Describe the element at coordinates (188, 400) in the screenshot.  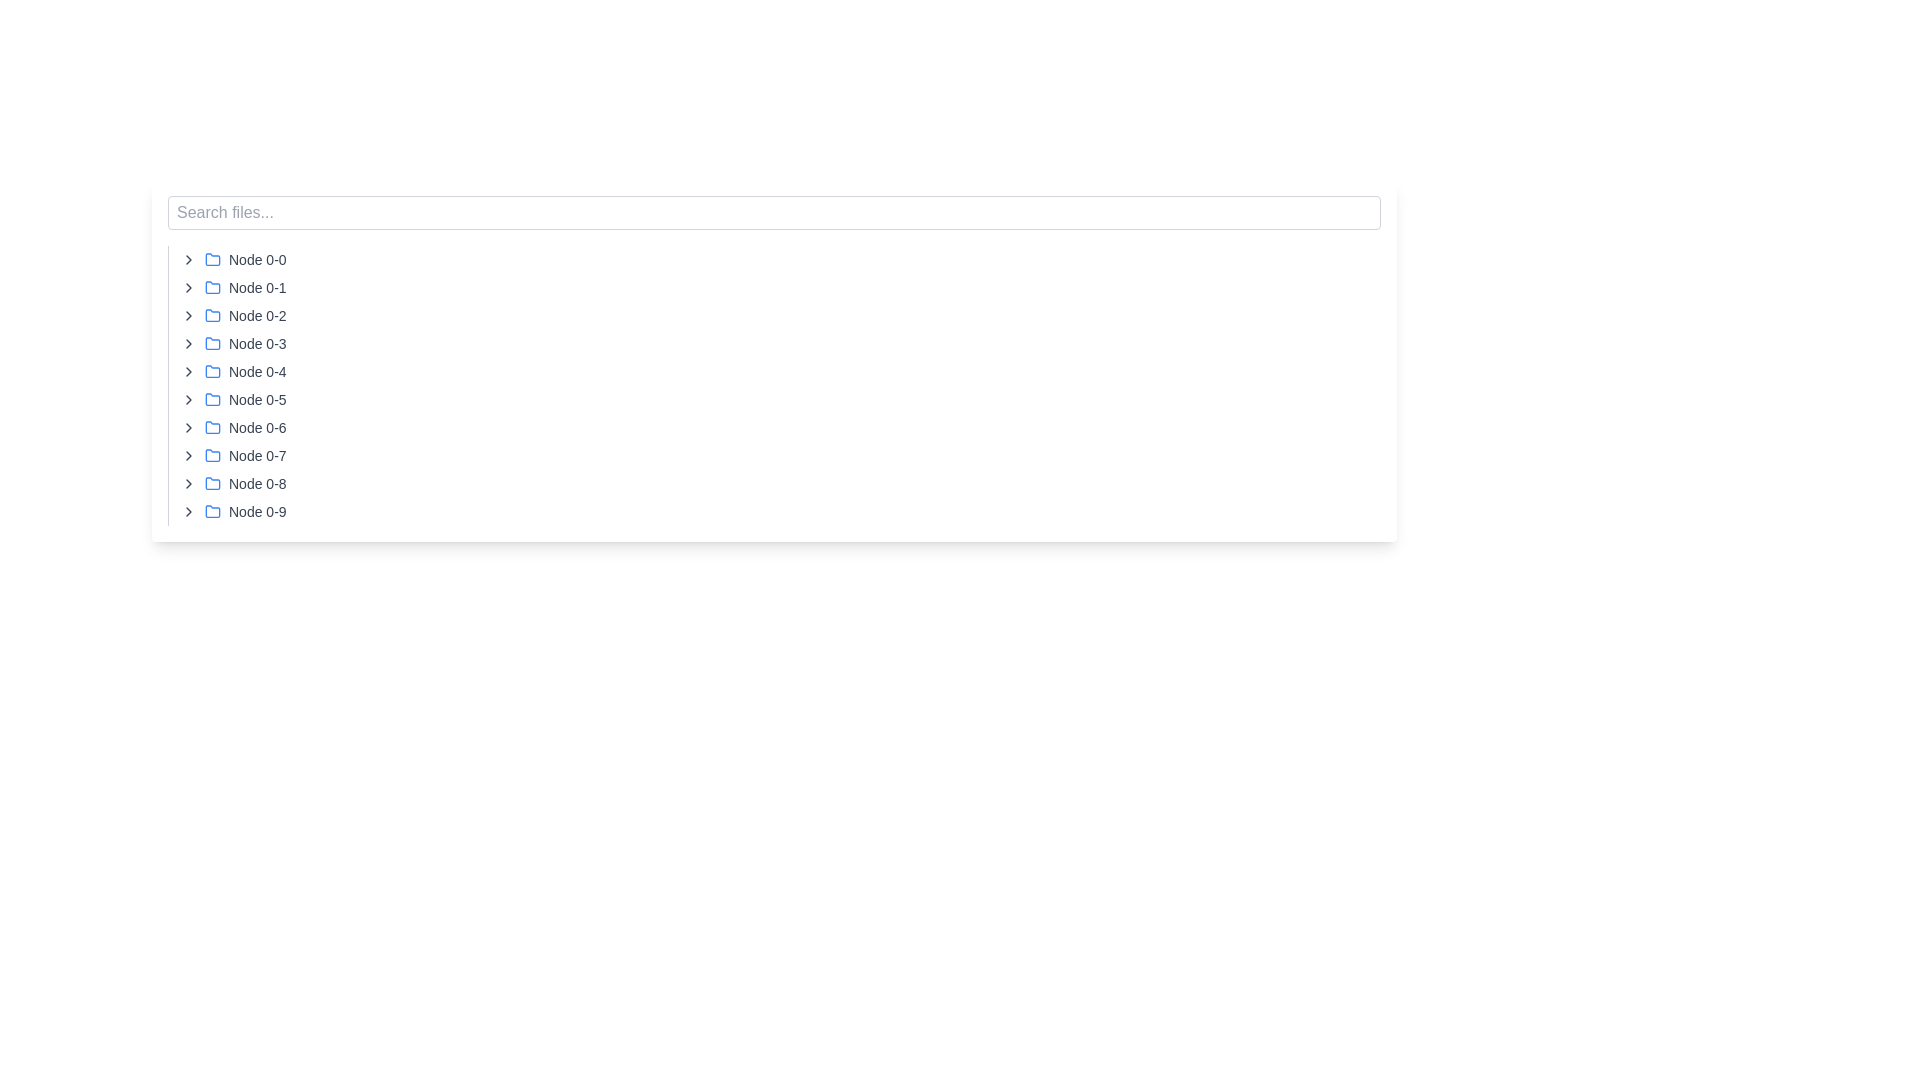
I see `the collapsible indicator for the 'Node 0-5' node` at that location.